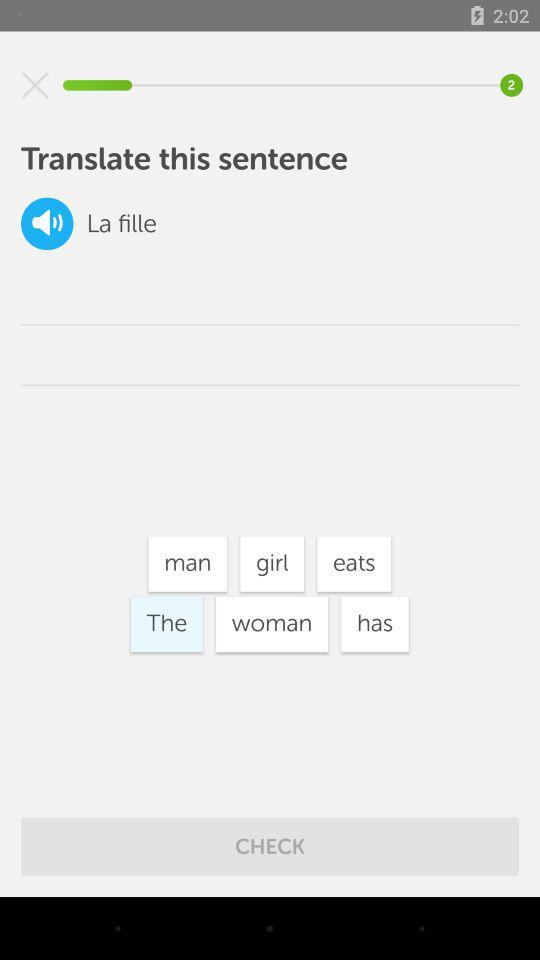  I want to click on the icon next to the the item, so click(271, 623).